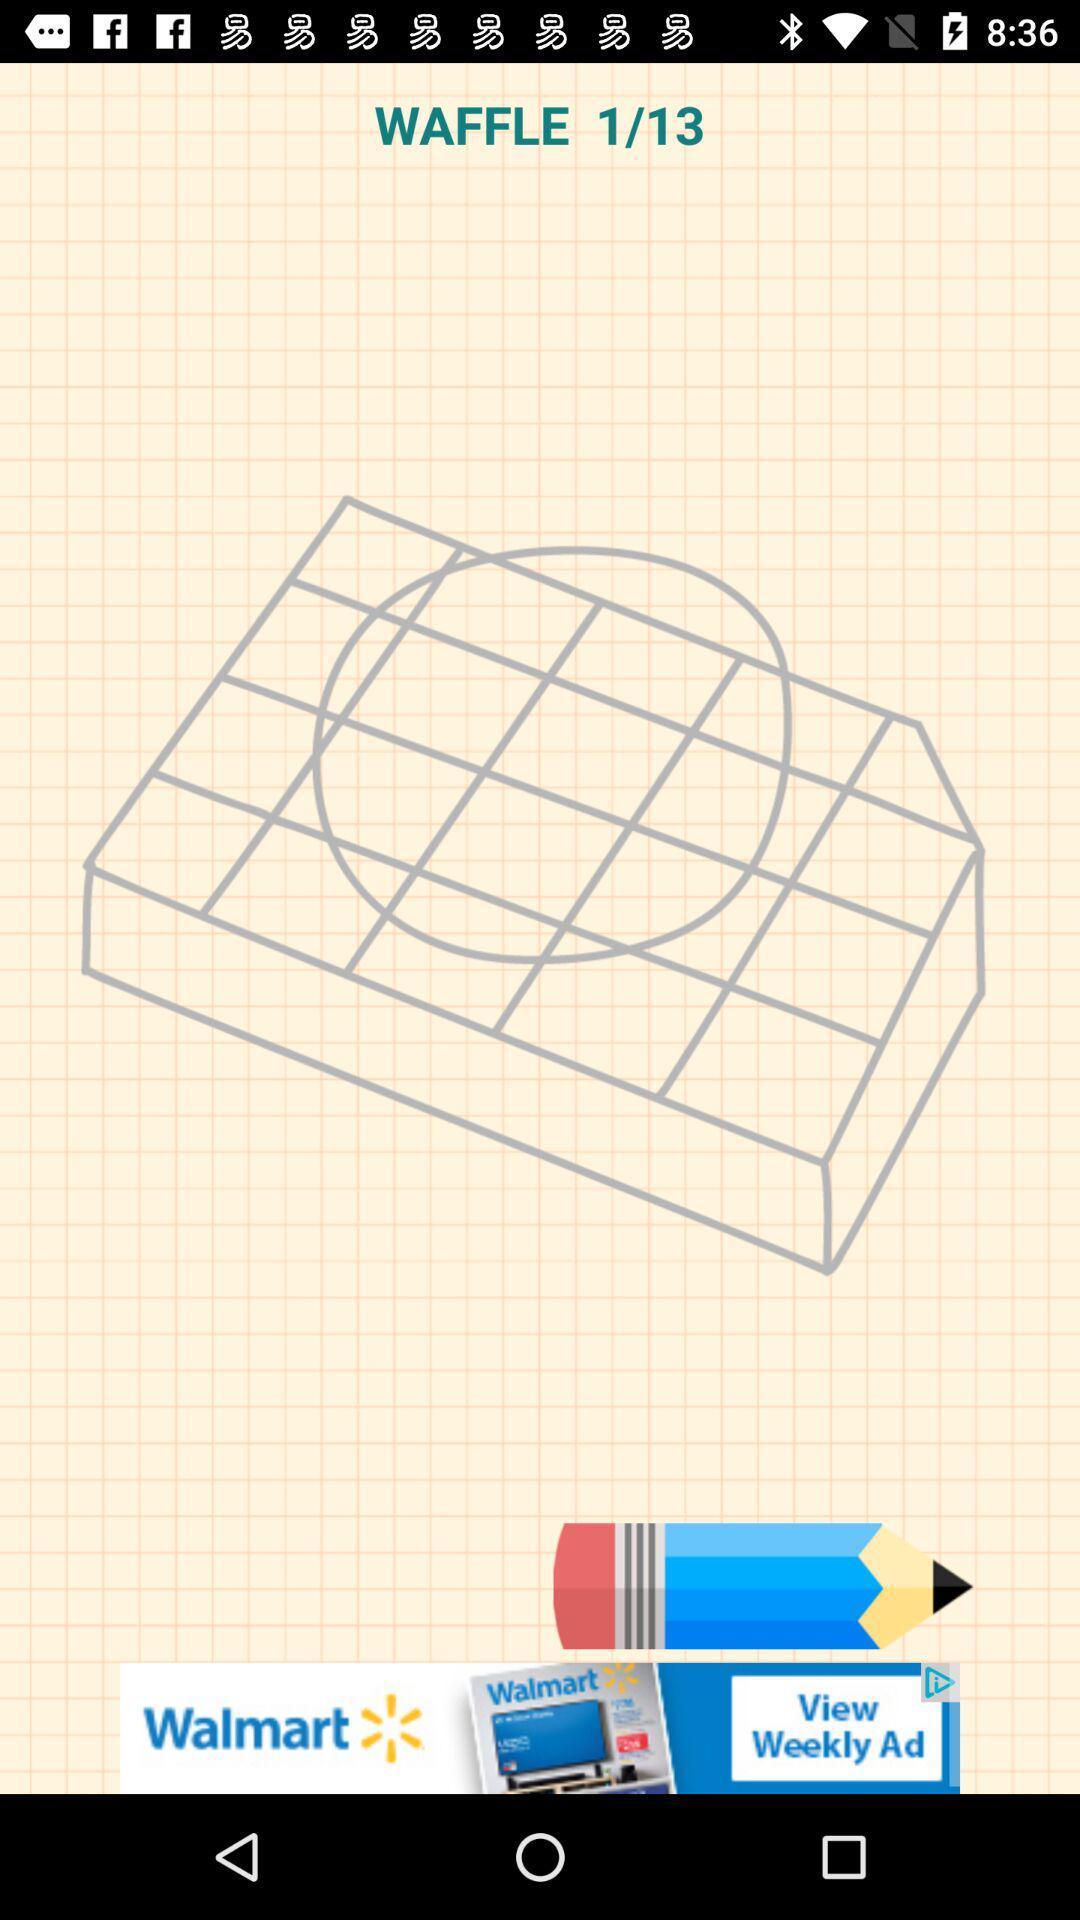 The width and height of the screenshot is (1080, 1920). I want to click on to draw, so click(763, 1585).